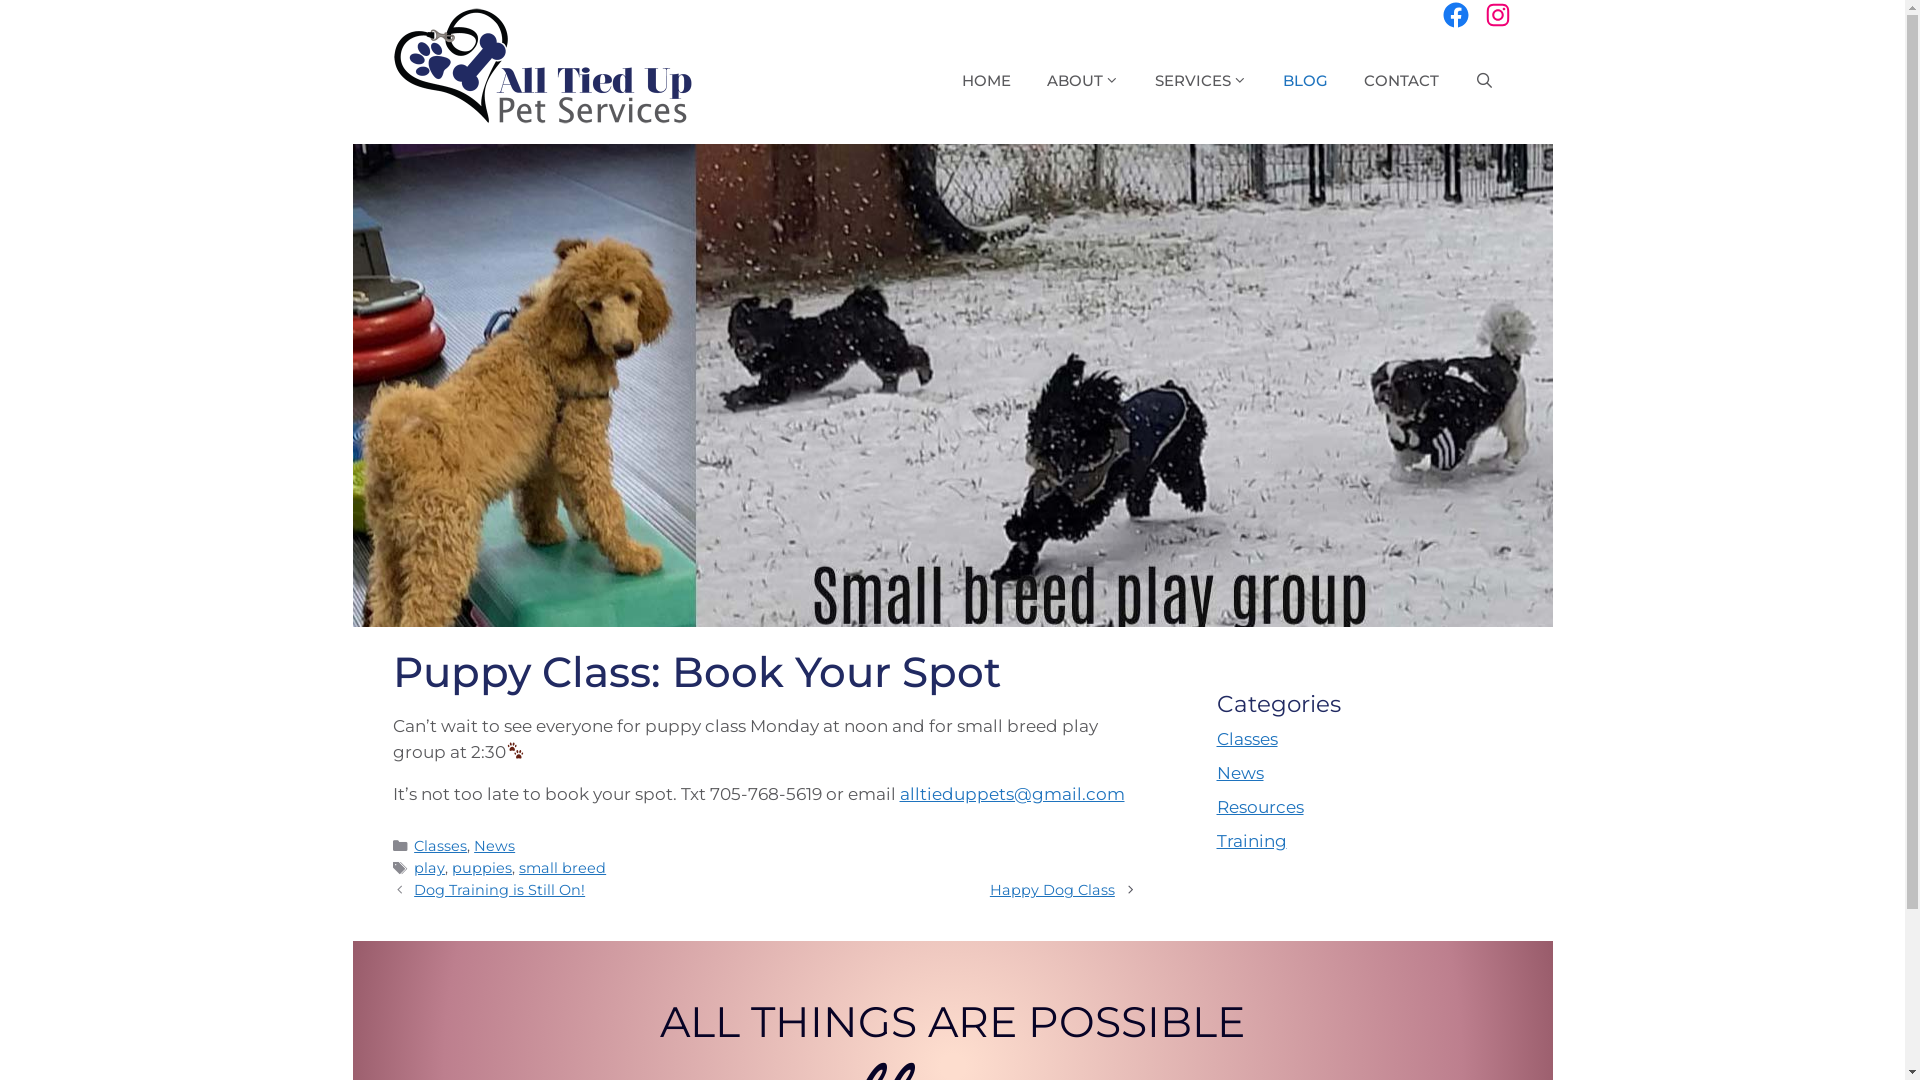  Describe the element at coordinates (428, 866) in the screenshot. I see `'play'` at that location.